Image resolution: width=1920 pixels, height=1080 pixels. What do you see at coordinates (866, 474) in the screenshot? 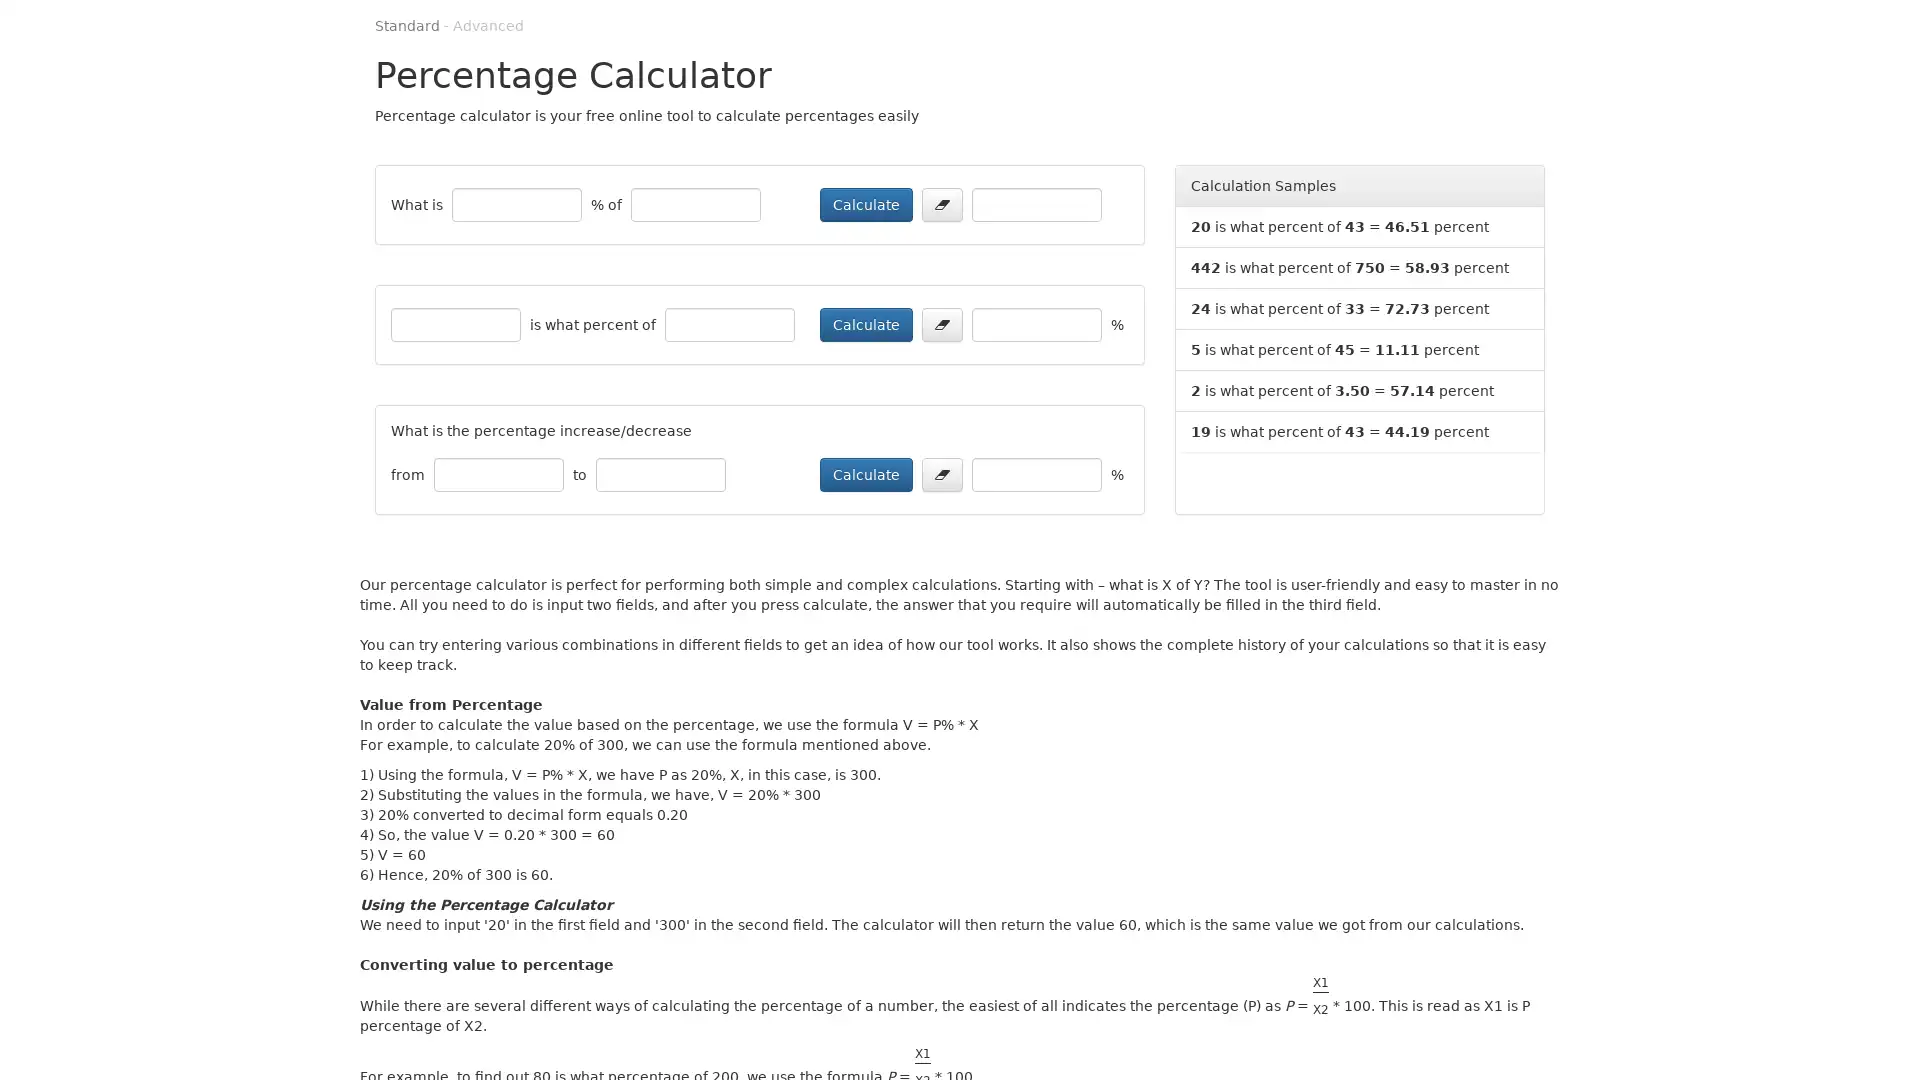
I see `Calculate` at bounding box center [866, 474].